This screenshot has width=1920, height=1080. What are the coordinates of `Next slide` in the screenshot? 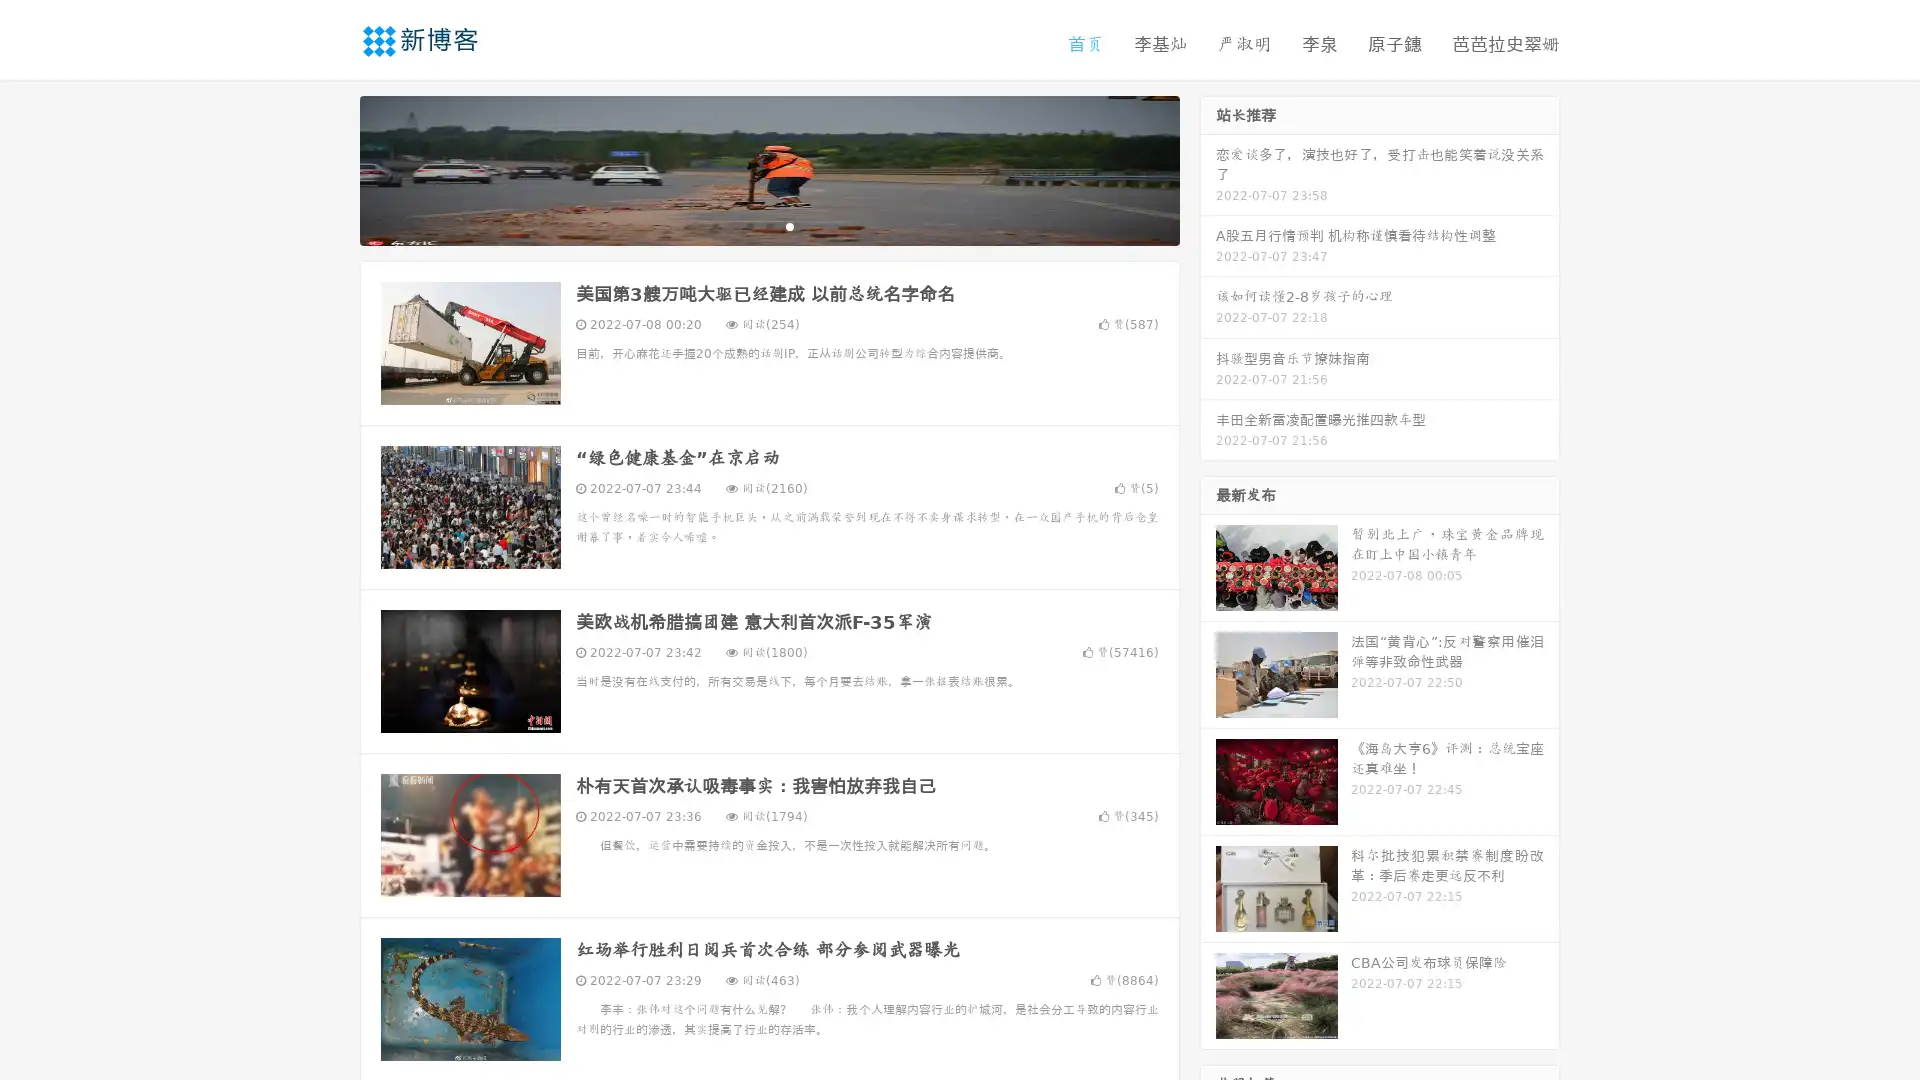 It's located at (1208, 168).